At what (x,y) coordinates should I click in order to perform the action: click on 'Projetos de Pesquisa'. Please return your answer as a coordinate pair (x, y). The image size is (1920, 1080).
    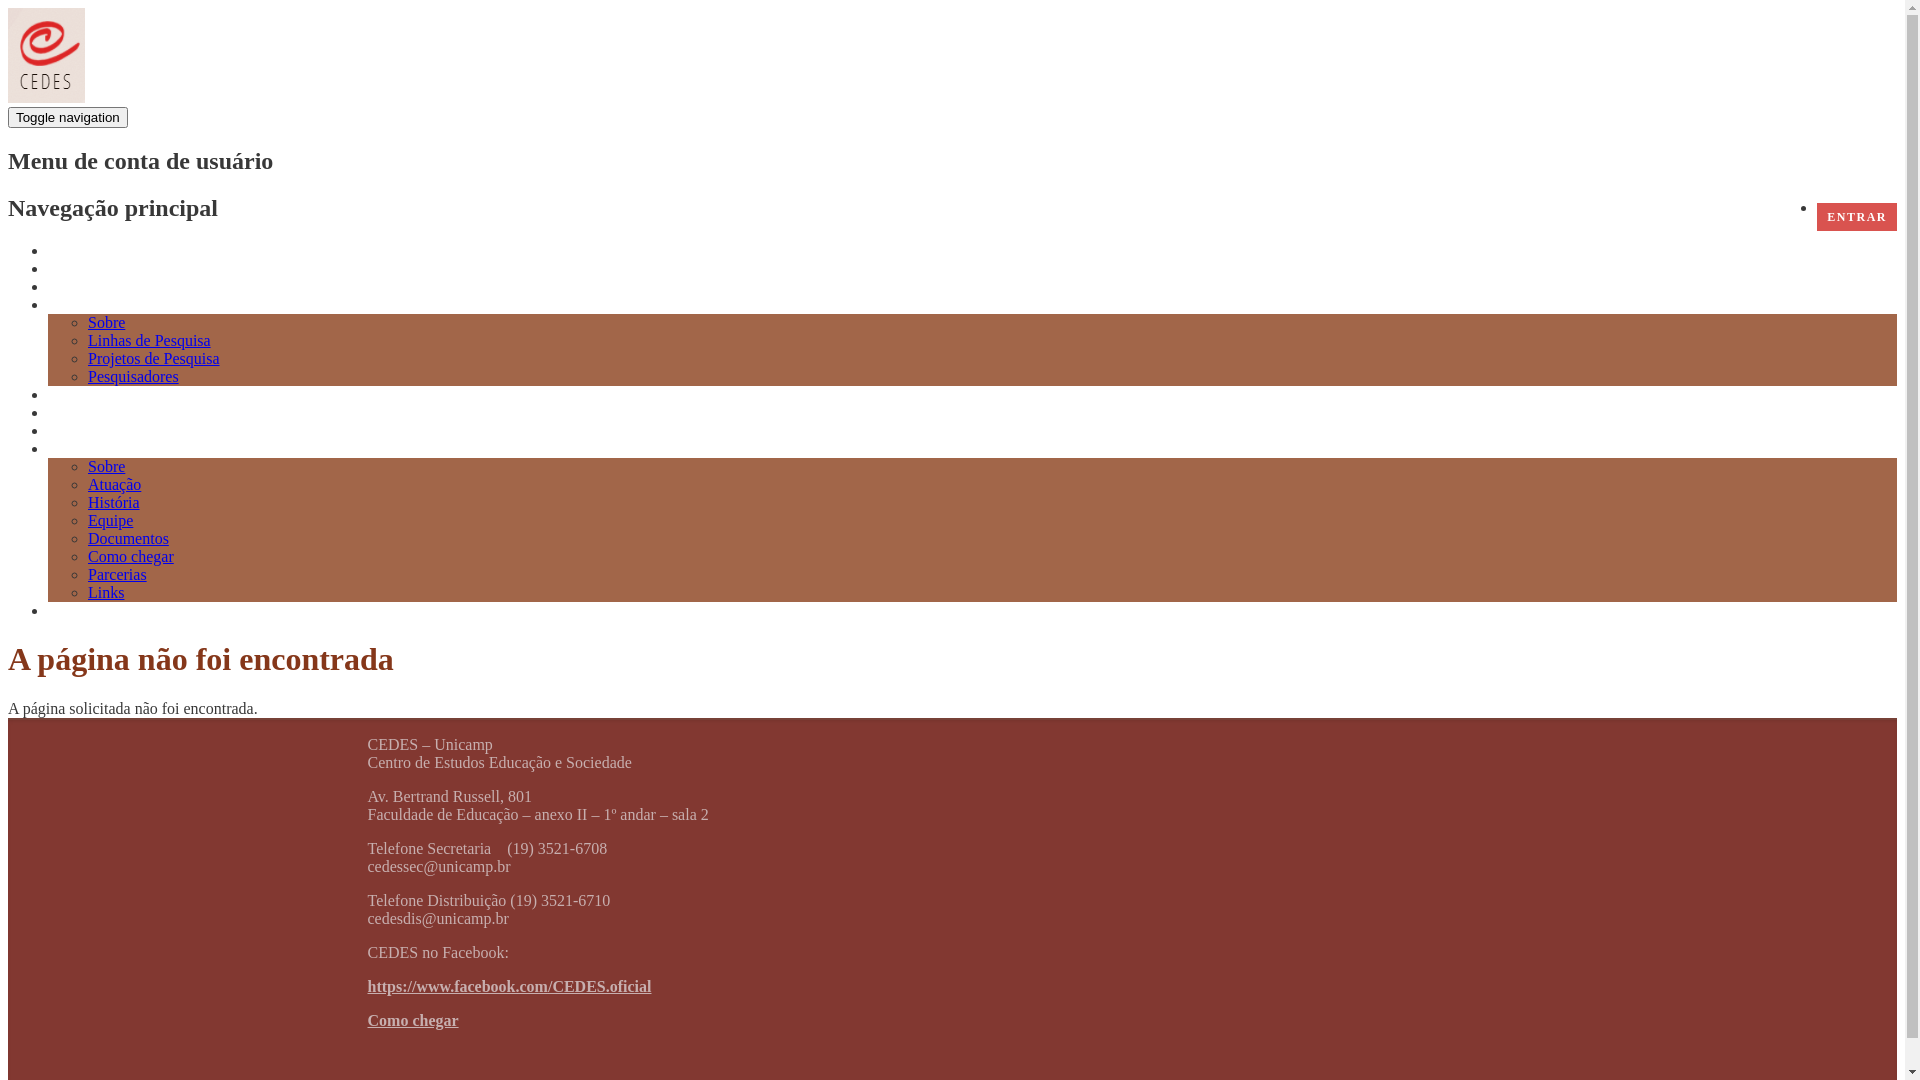
    Looking at the image, I should click on (152, 357).